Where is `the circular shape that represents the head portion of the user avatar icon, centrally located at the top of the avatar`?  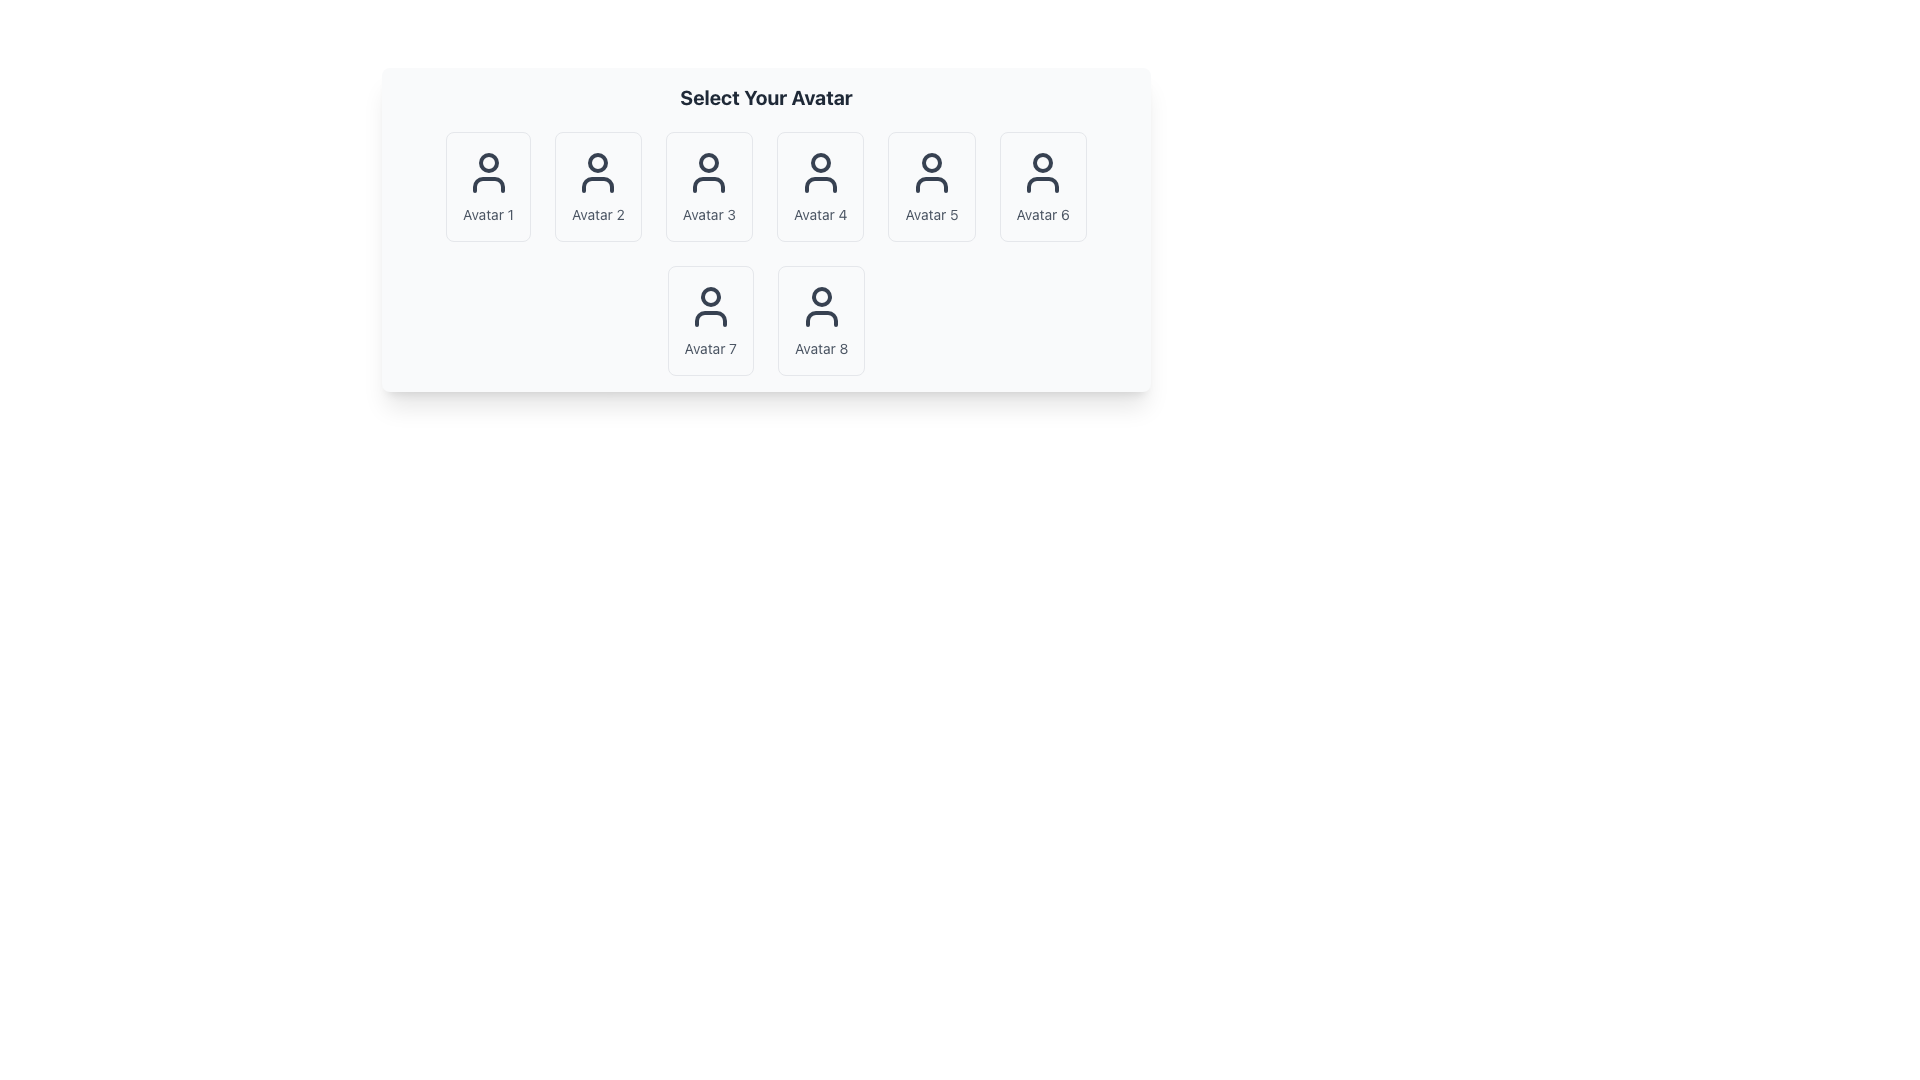
the circular shape that represents the head portion of the user avatar icon, centrally located at the top of the avatar is located at coordinates (930, 161).